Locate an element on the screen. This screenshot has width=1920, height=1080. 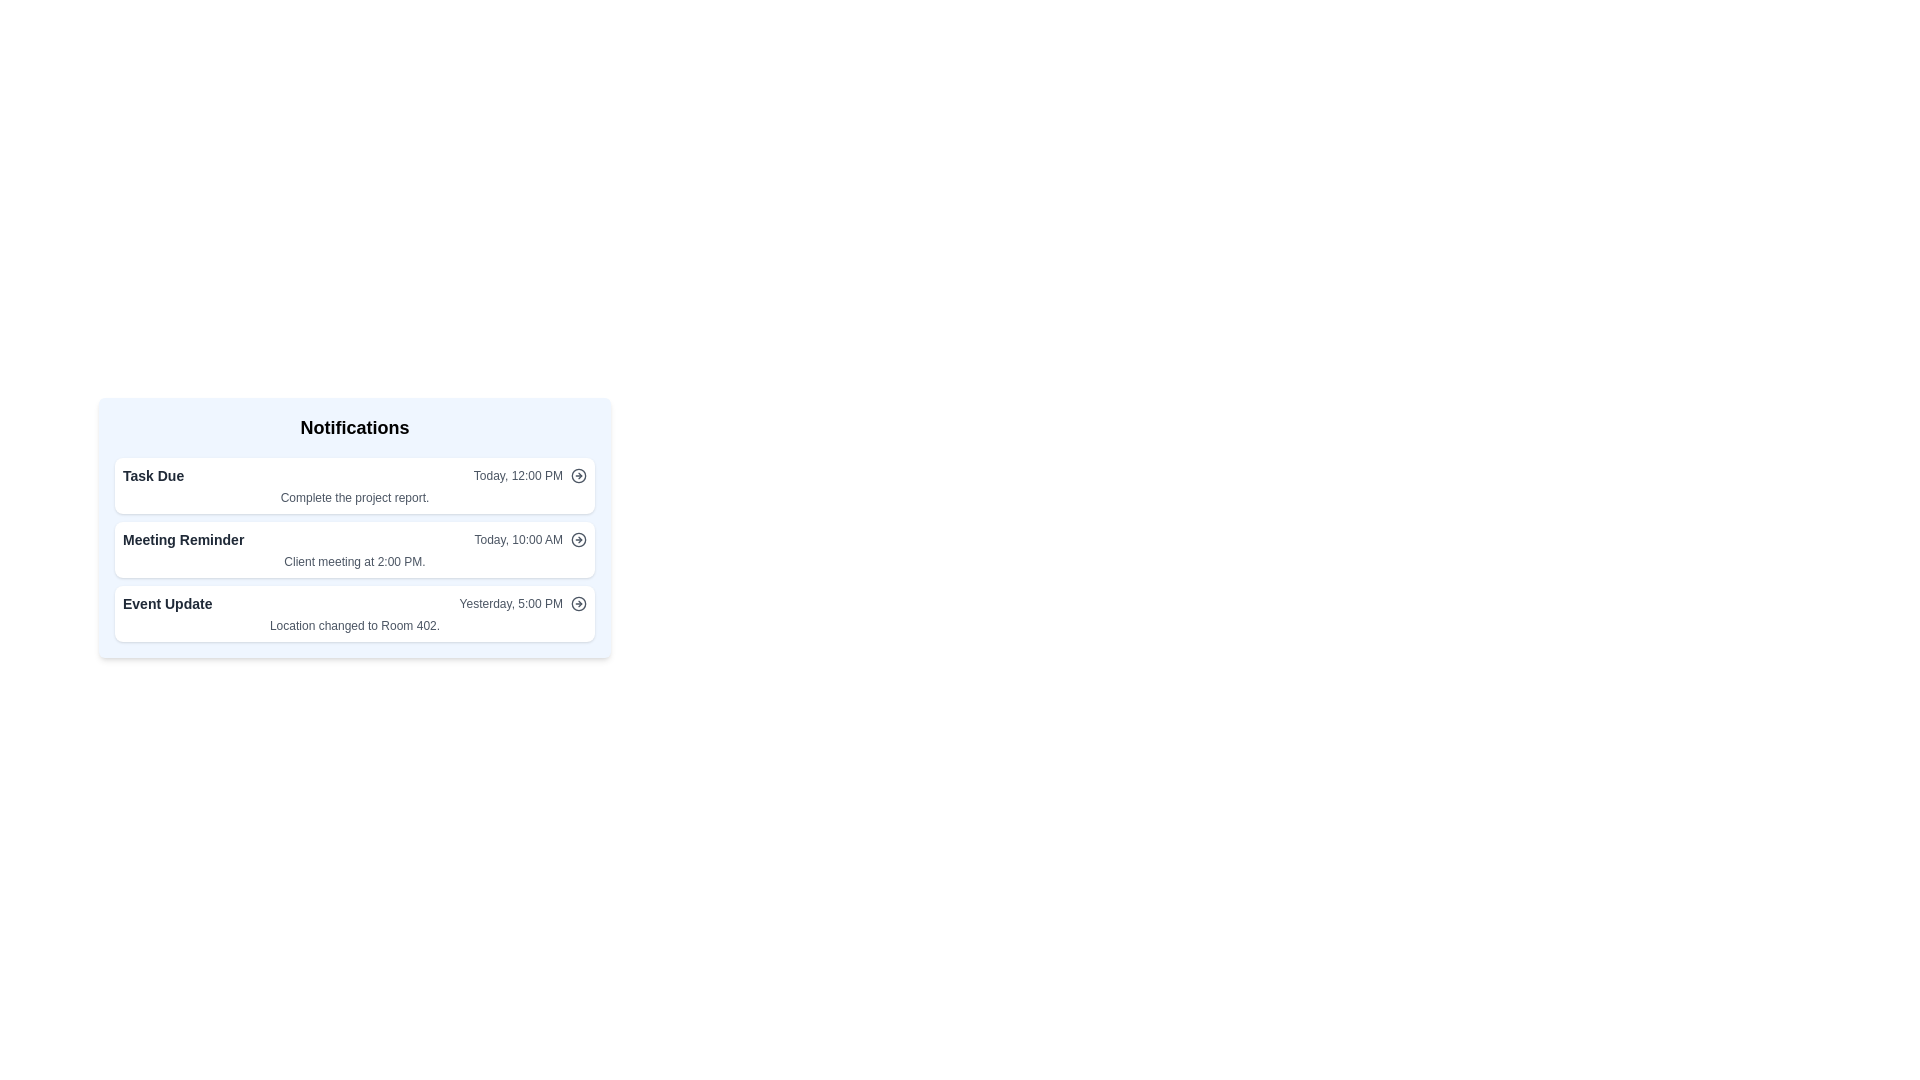
the timestamp label indicating the last update for the 'Event Update' notification, which is the rightmost component in the notifications list is located at coordinates (511, 603).